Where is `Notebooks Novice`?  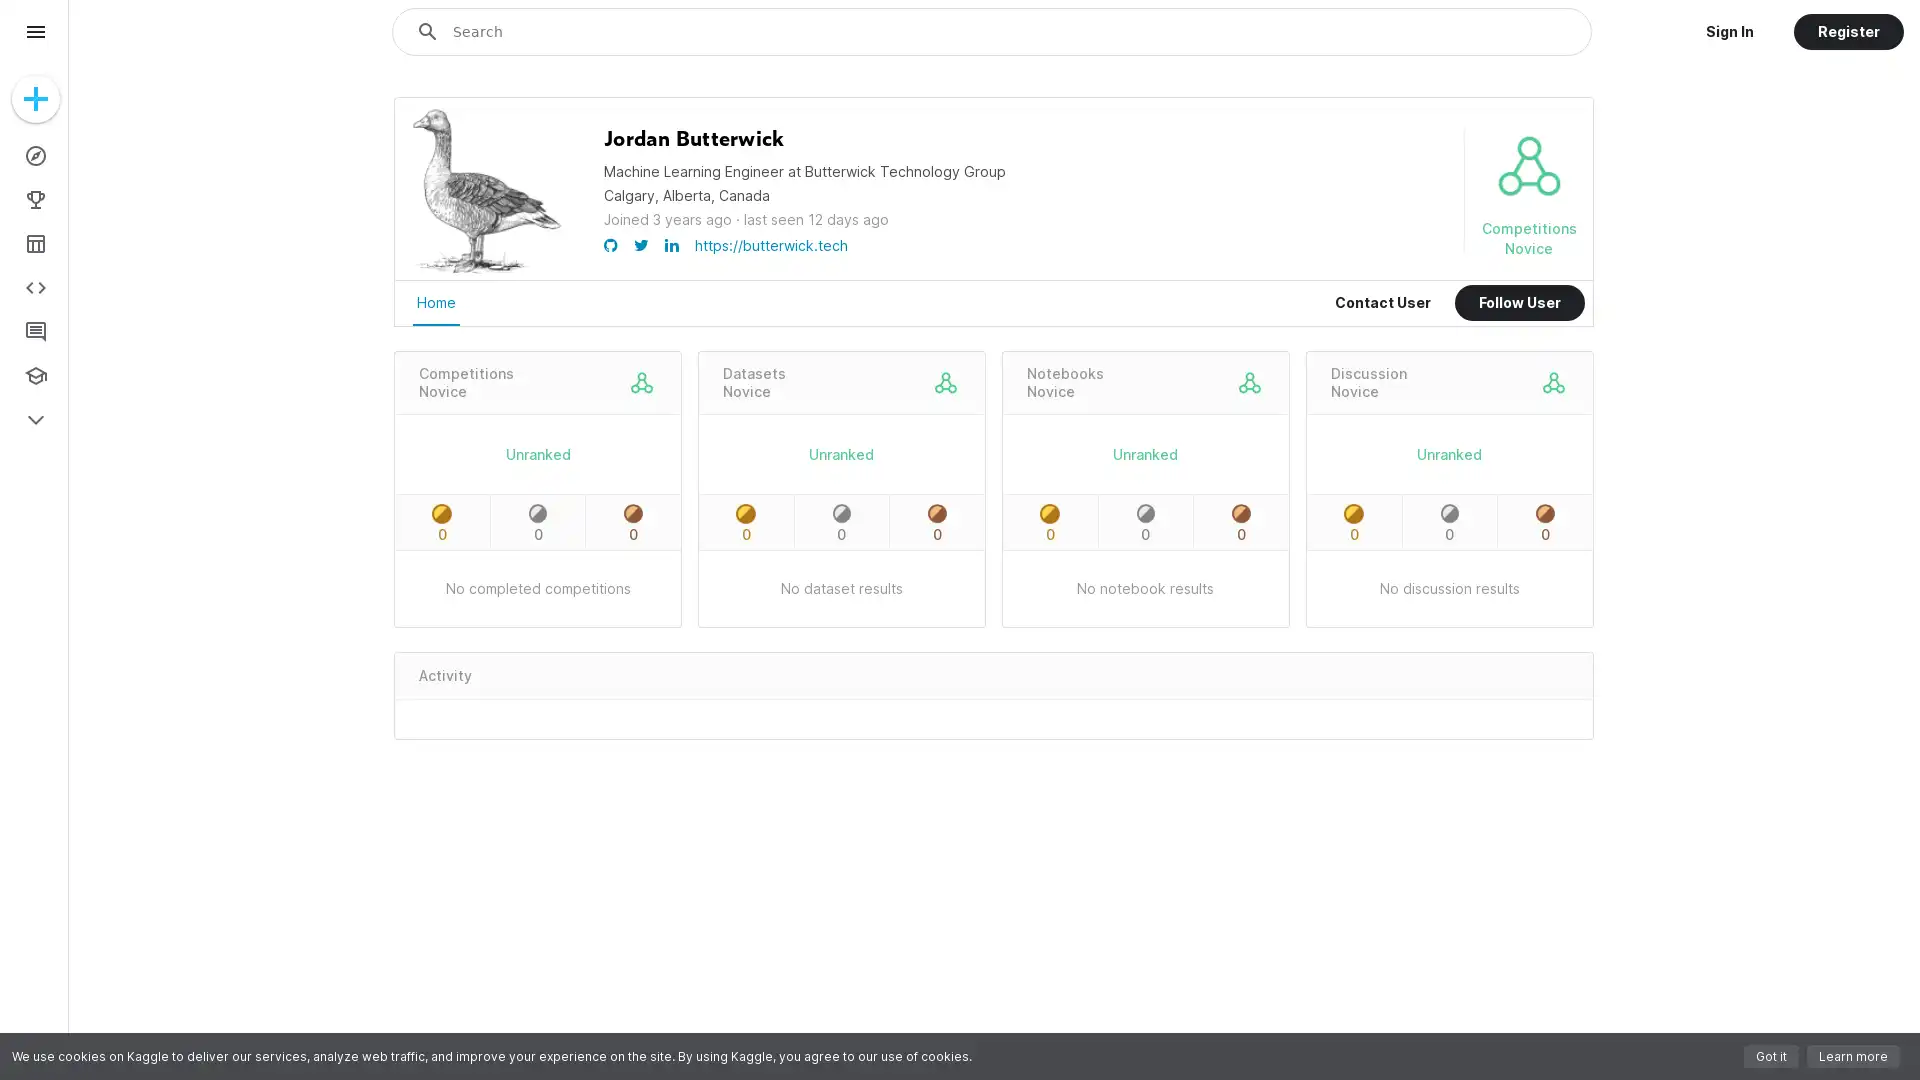
Notebooks Novice is located at coordinates (1063, 382).